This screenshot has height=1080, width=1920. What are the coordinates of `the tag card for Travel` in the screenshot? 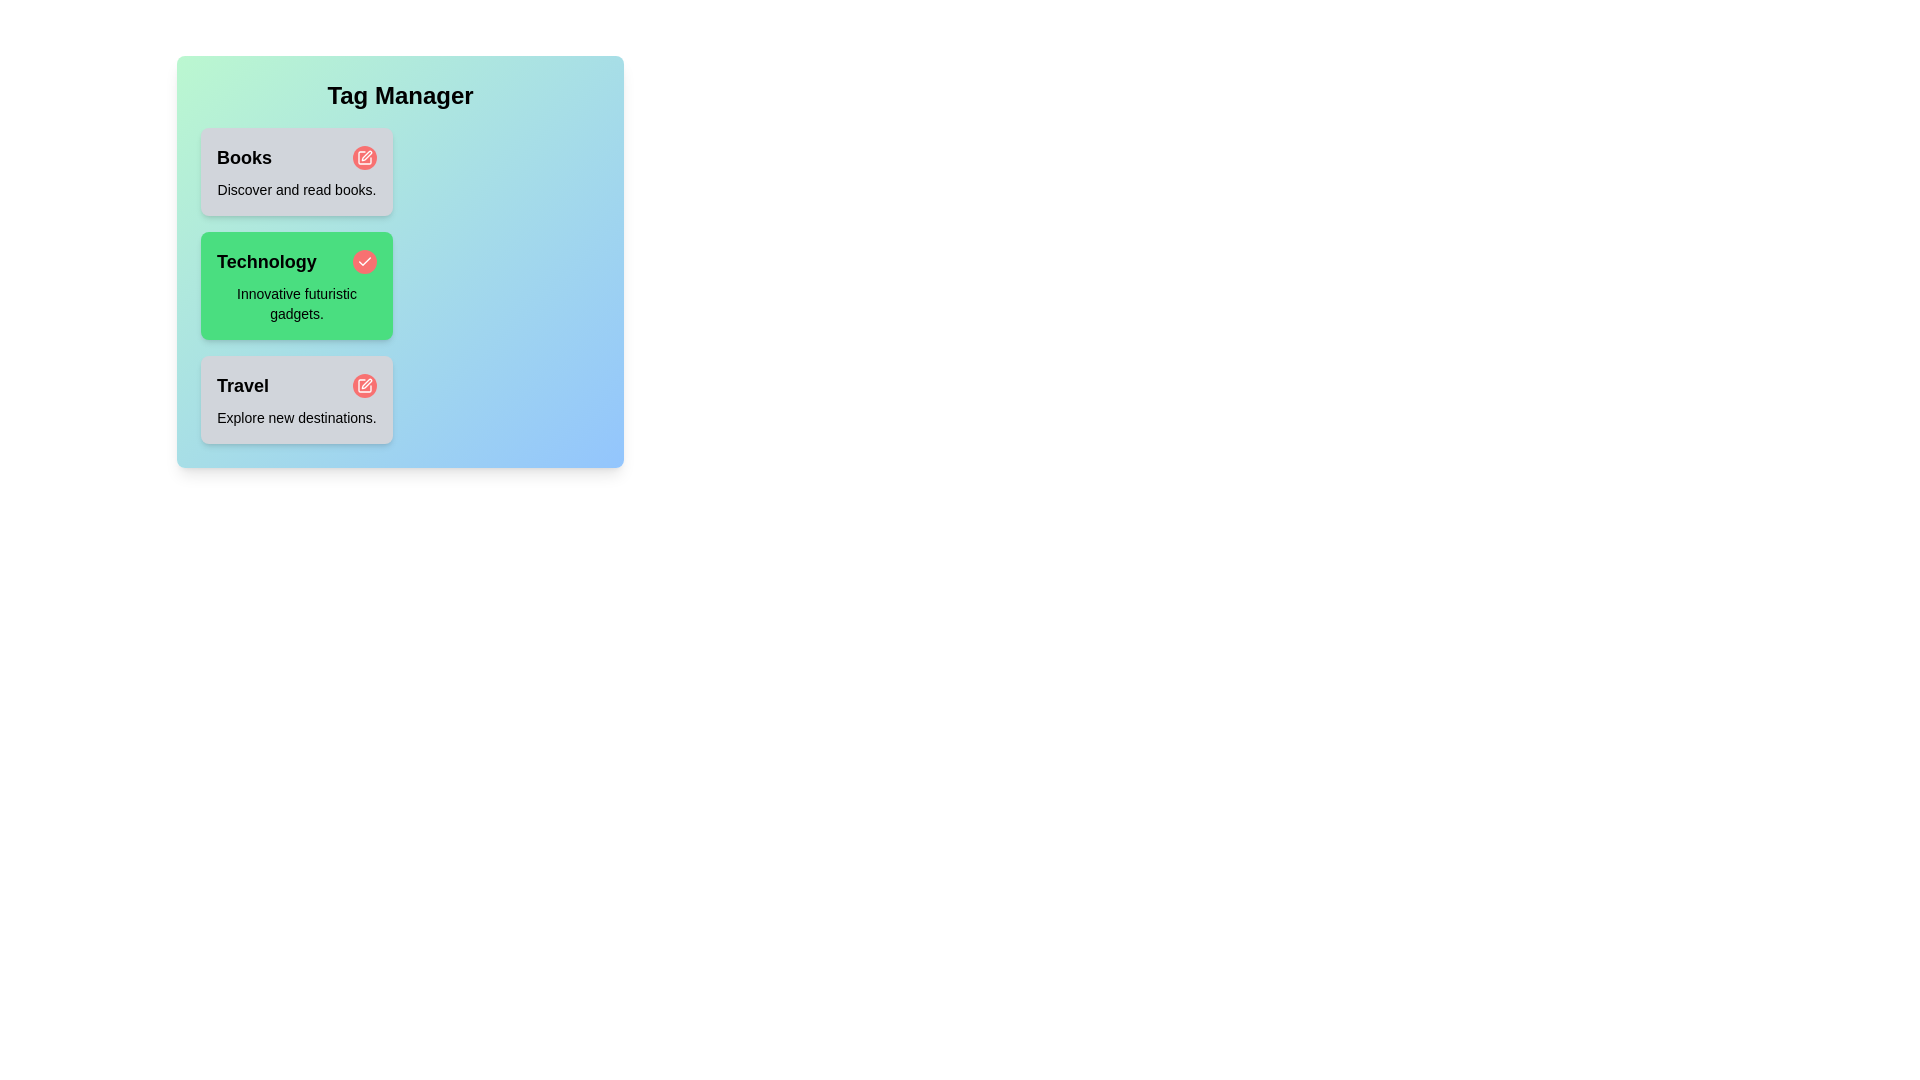 It's located at (296, 400).